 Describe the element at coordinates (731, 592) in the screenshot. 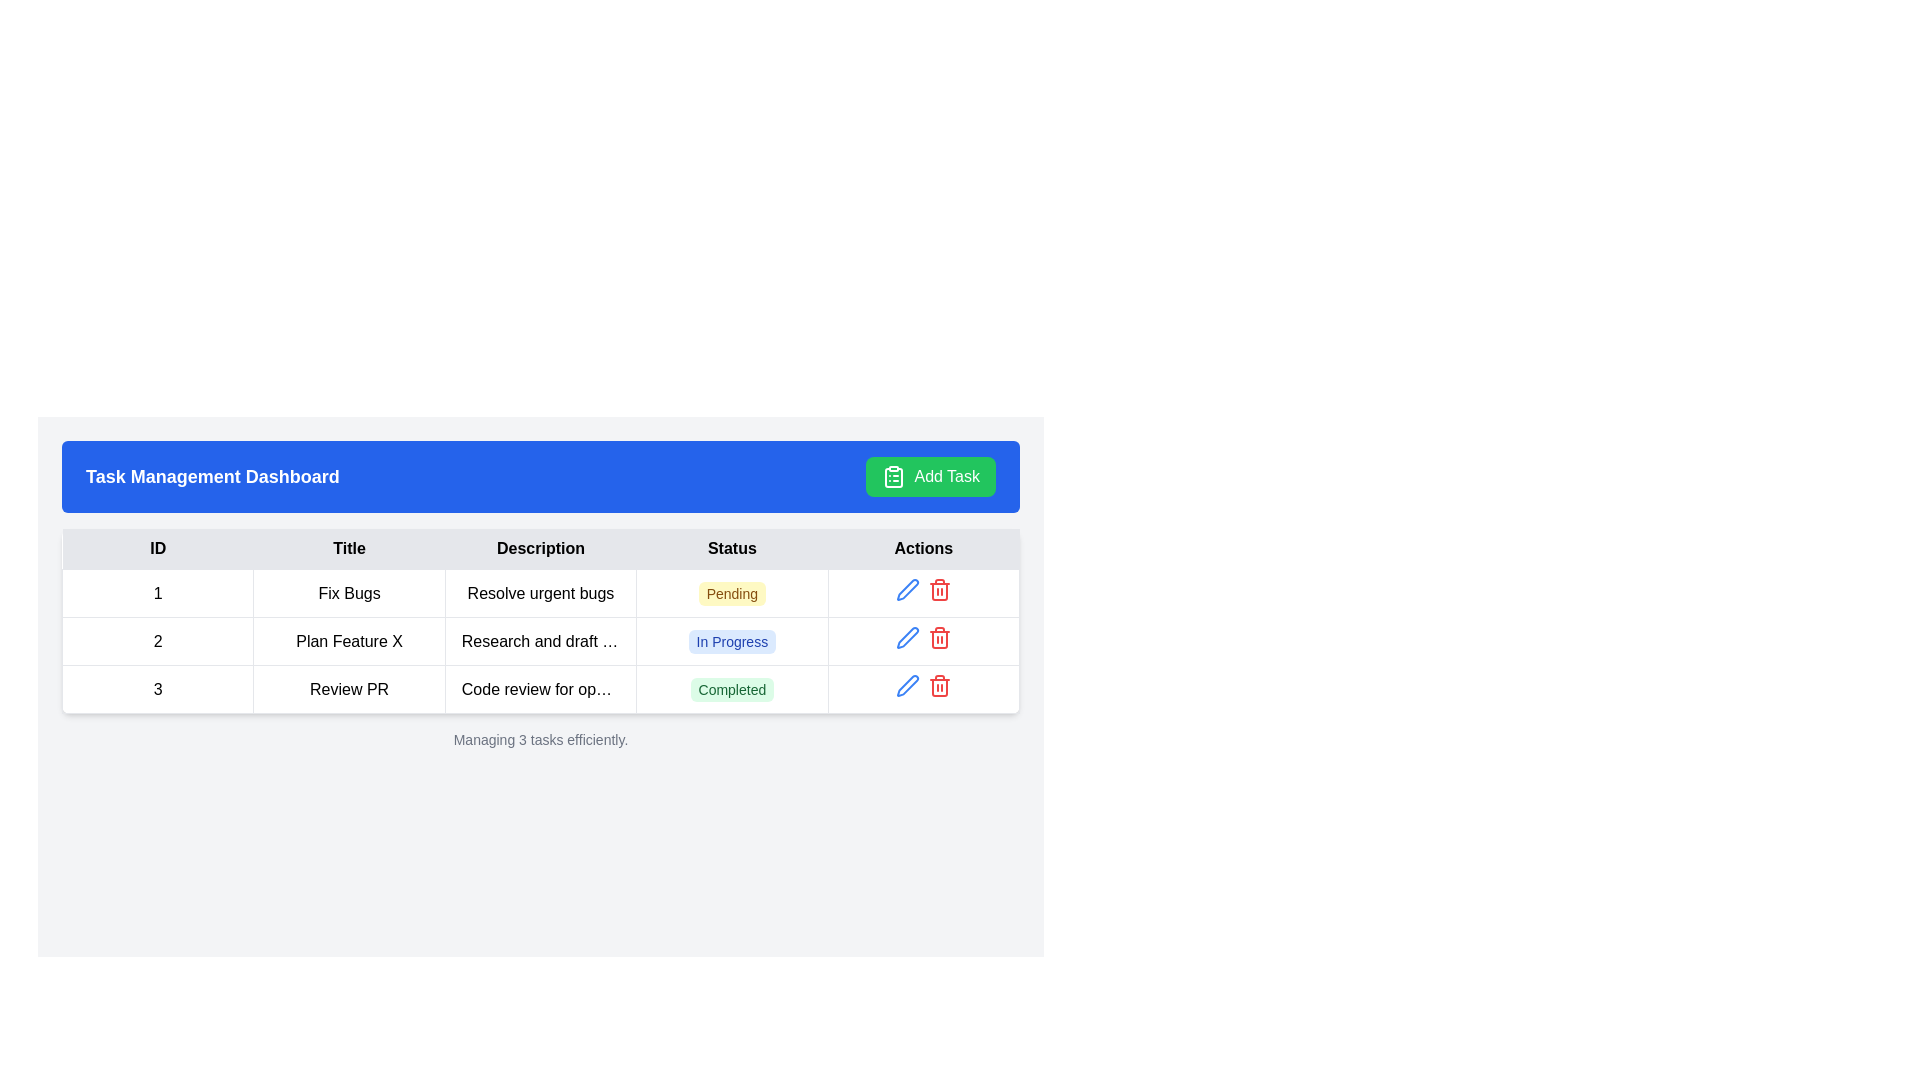

I see `the static label indicating the status of a task as 'Pending' located in the first row of the 'Status' column in the task management dashboard` at that location.